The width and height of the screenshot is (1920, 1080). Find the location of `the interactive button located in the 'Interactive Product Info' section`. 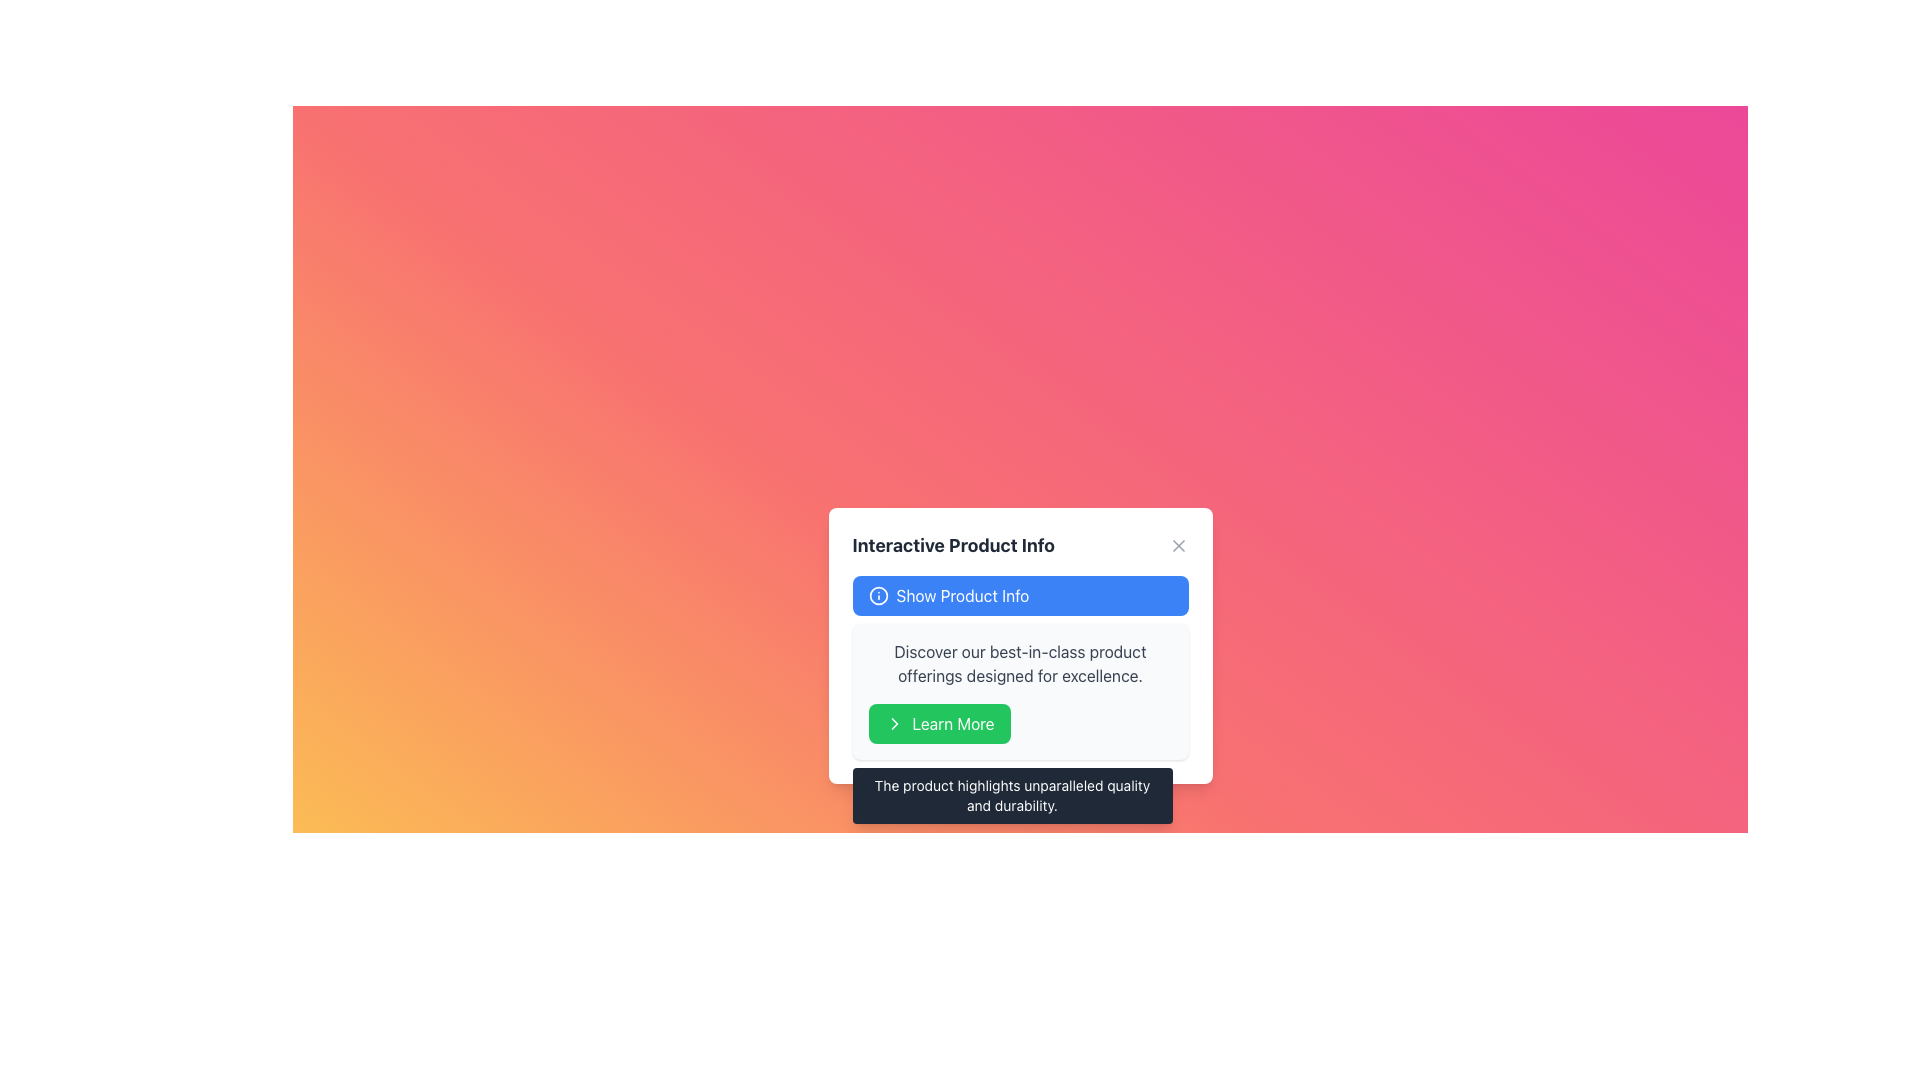

the interactive button located in the 'Interactive Product Info' section is located at coordinates (1020, 595).